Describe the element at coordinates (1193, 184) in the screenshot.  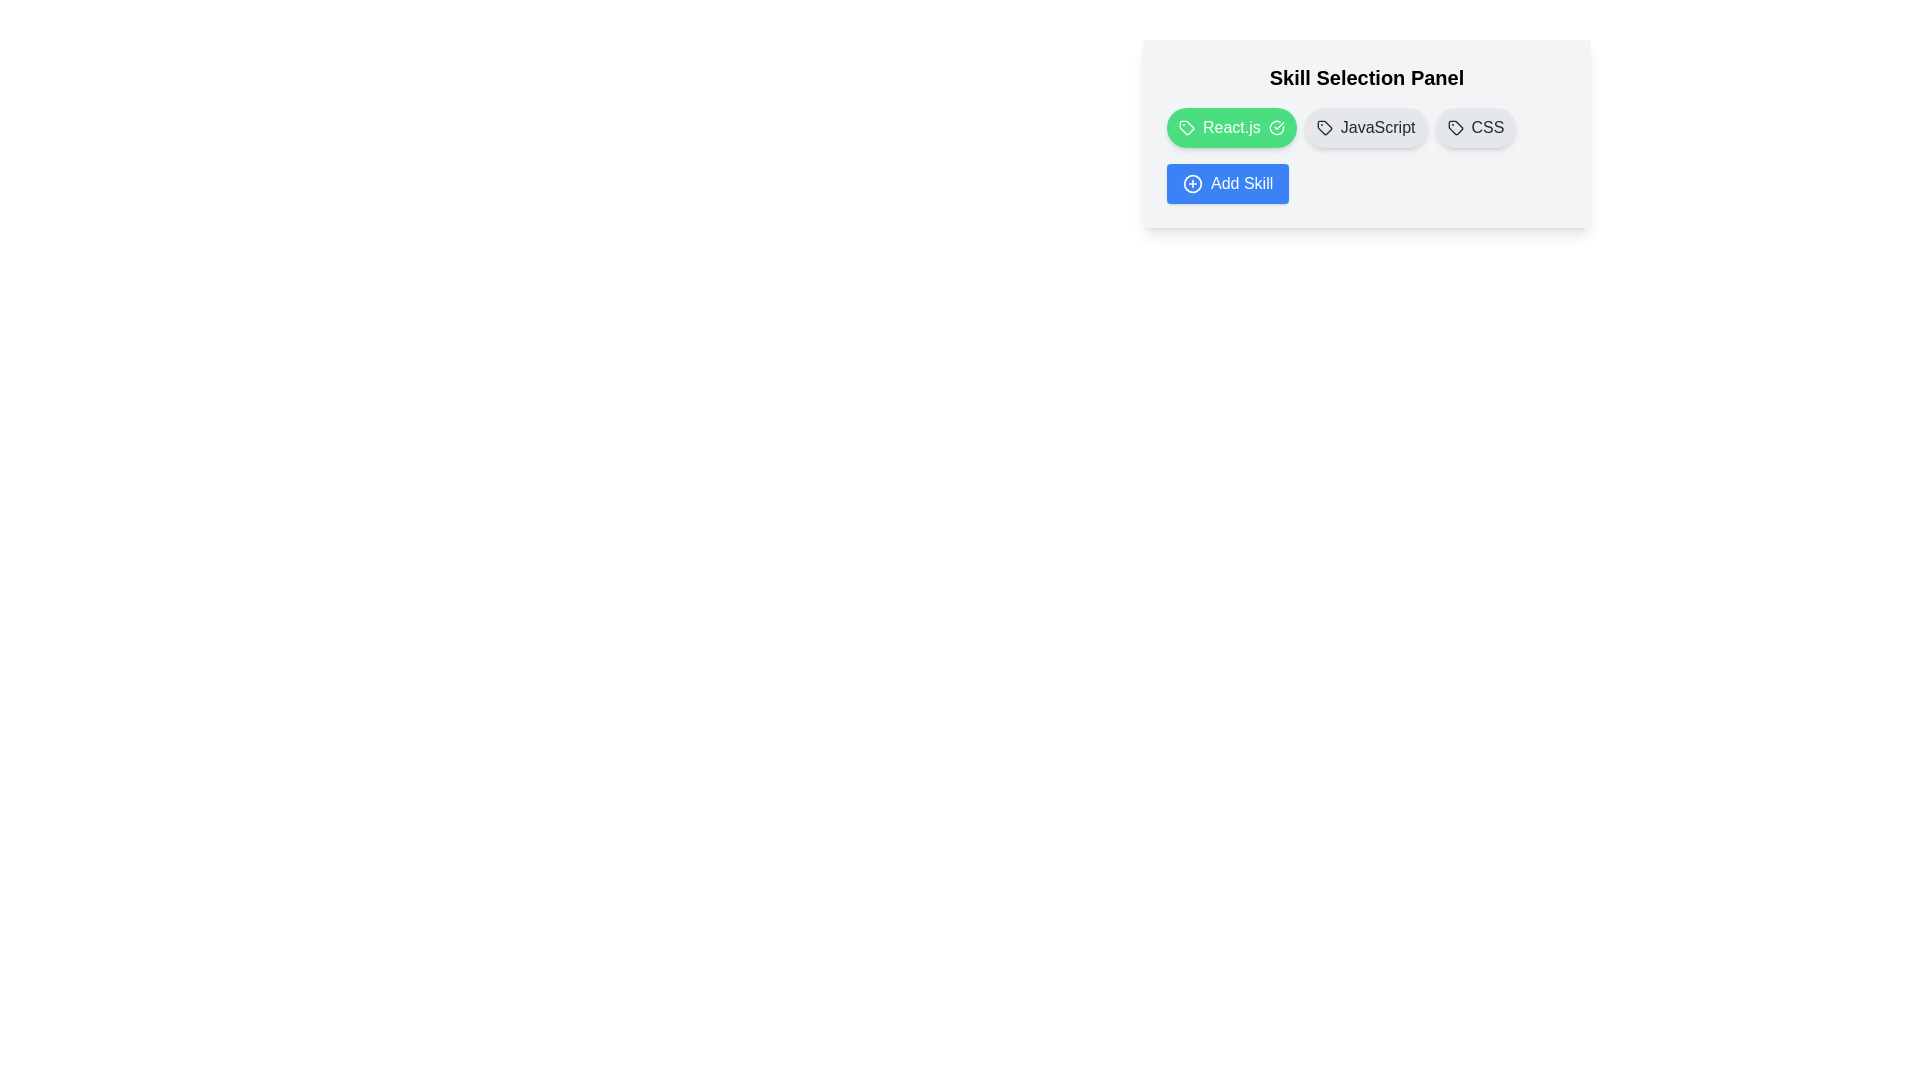
I see `the 'Add Skill' button that contains a circular plus sign icon, which is visually presented as a blue rectangular button positioned underneath the 'Skill Selection Panel'` at that location.